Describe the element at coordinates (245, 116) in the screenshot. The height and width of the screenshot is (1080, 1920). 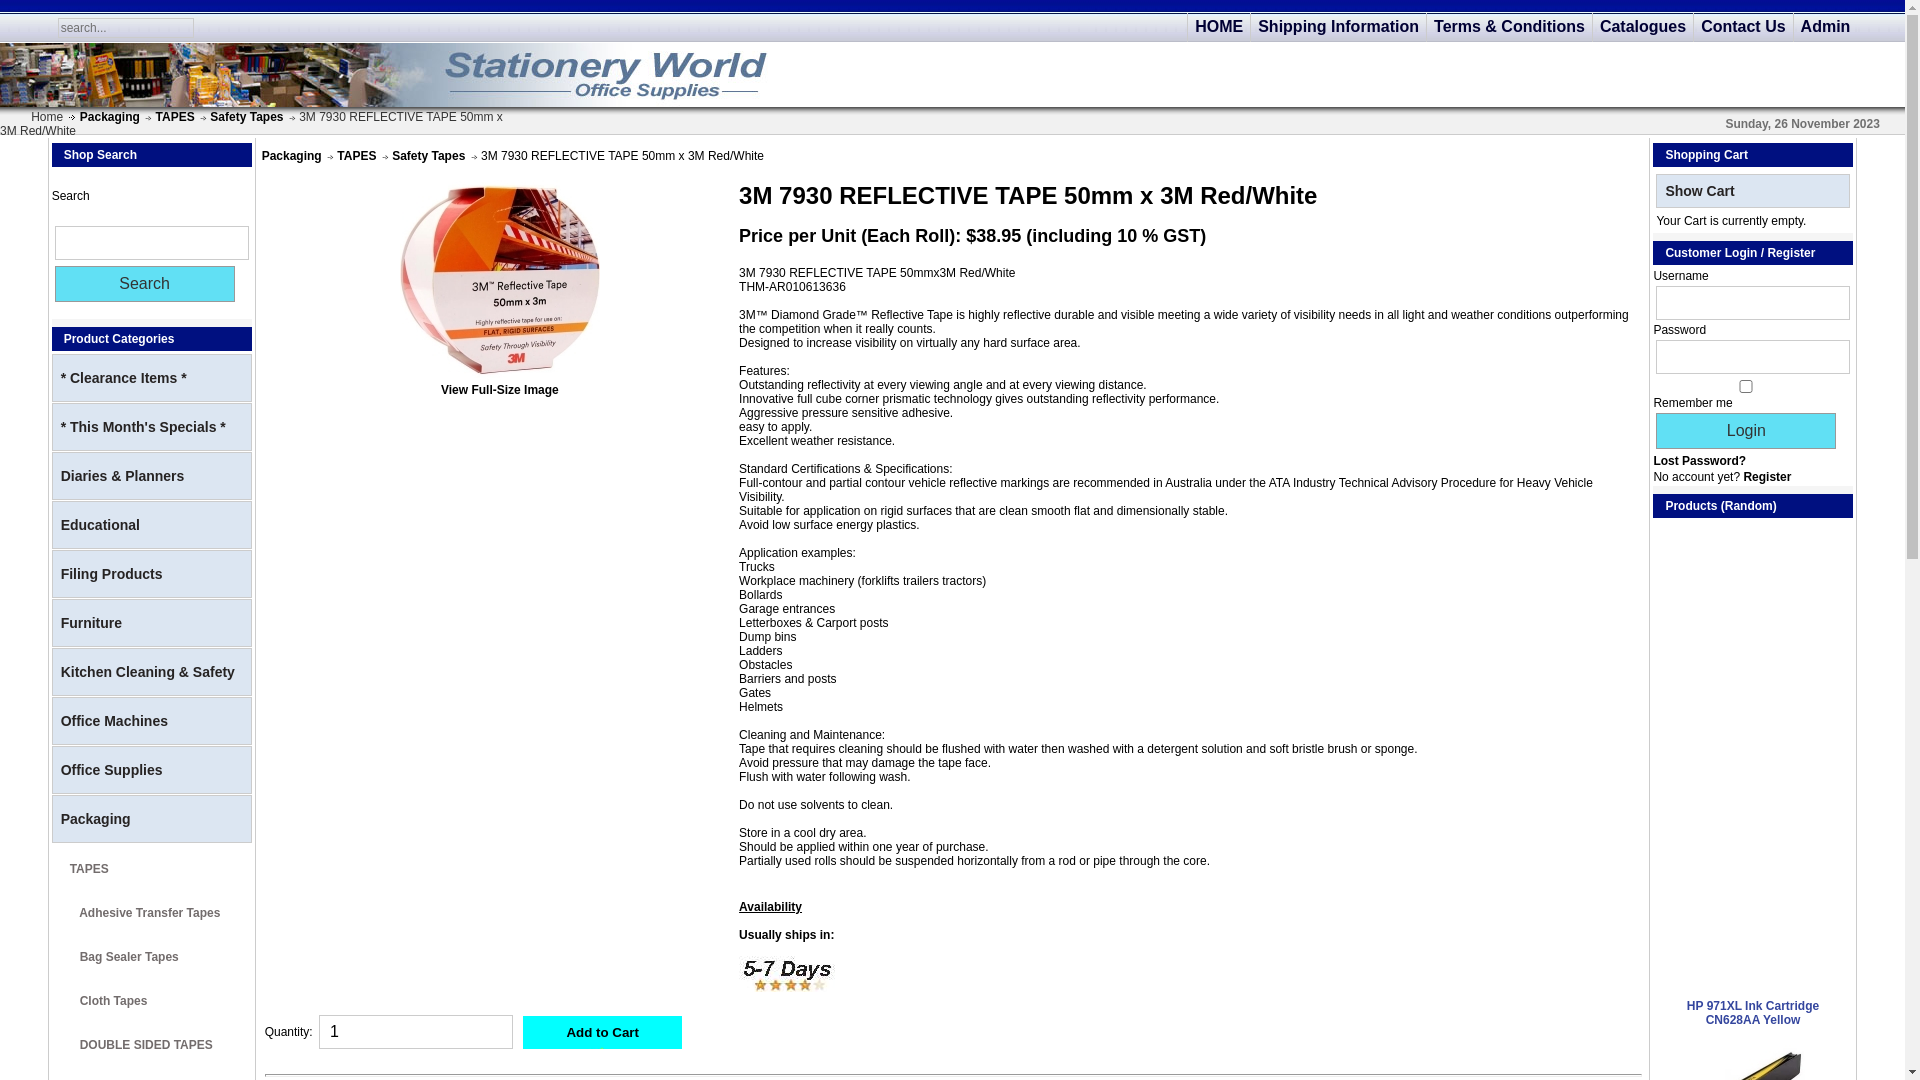
I see `'Safety Tapes'` at that location.